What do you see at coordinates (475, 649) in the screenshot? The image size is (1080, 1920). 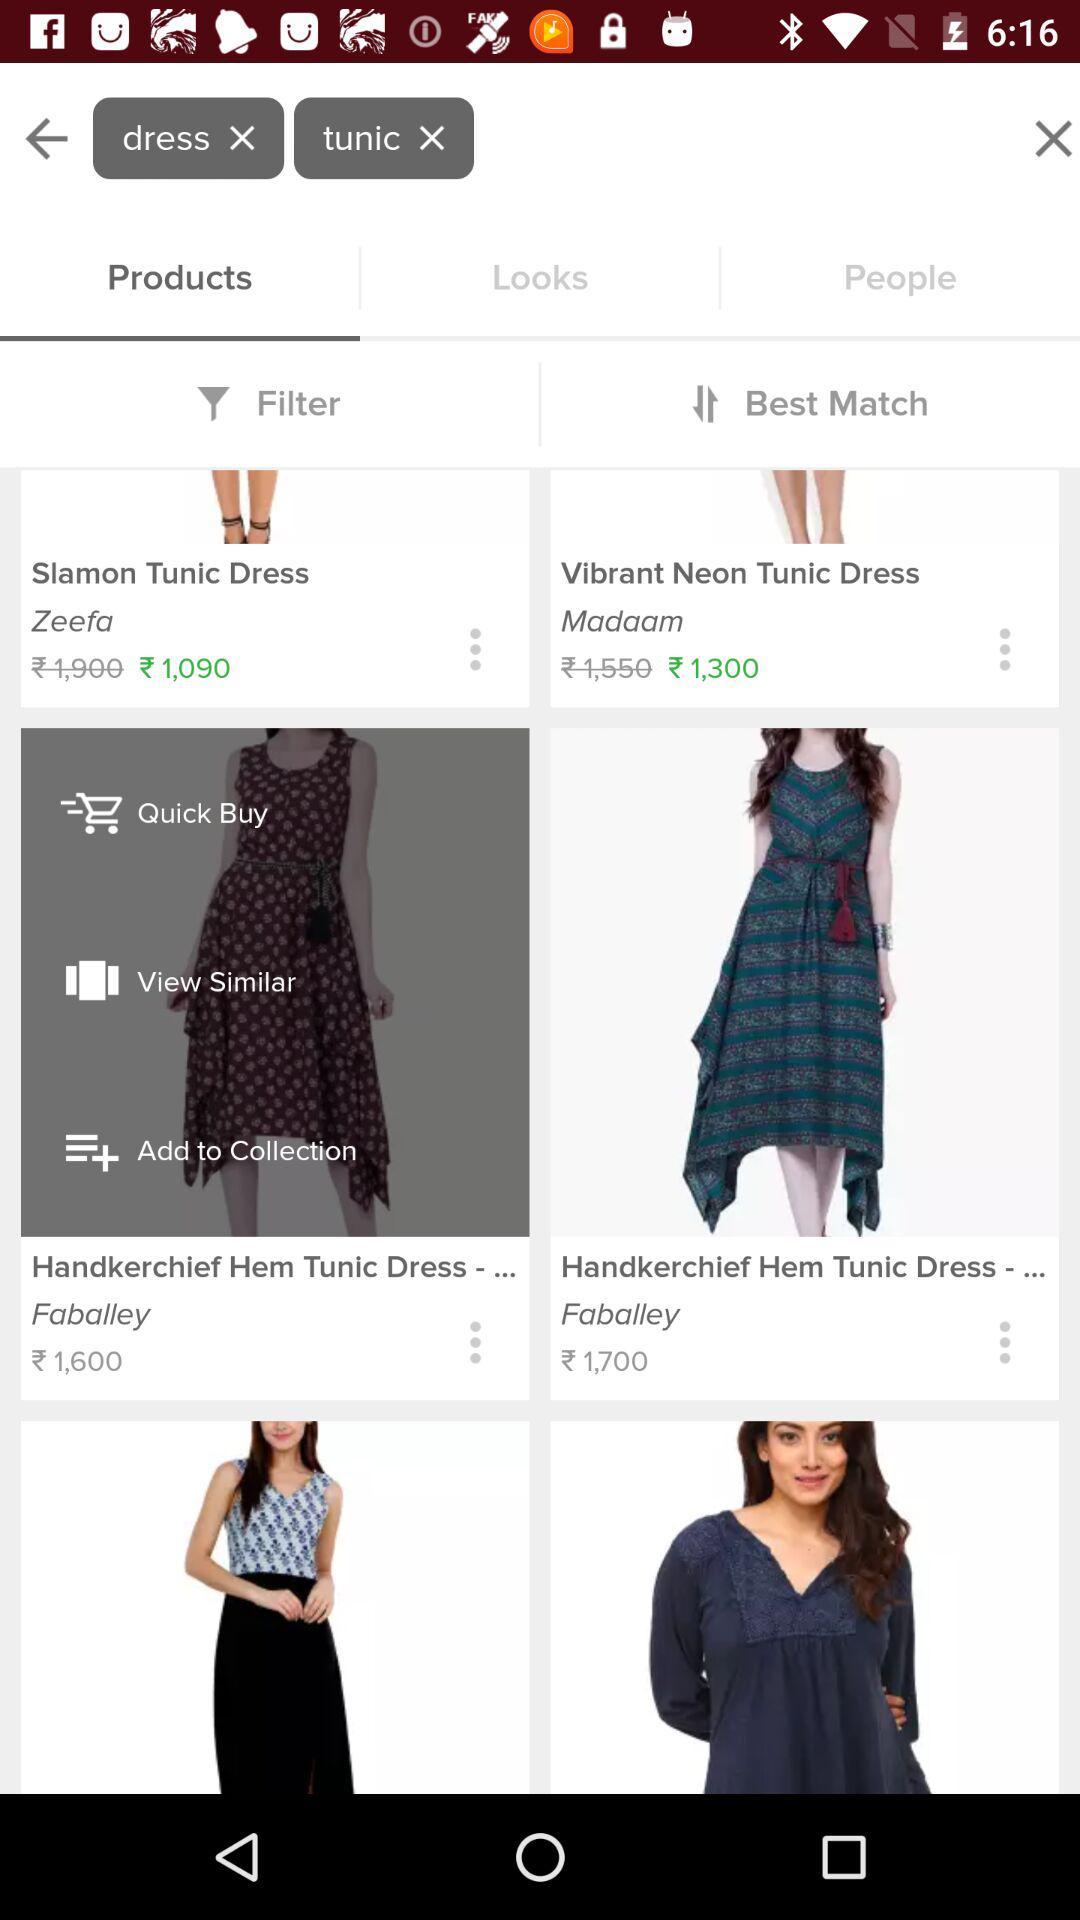 I see `get more options` at bounding box center [475, 649].